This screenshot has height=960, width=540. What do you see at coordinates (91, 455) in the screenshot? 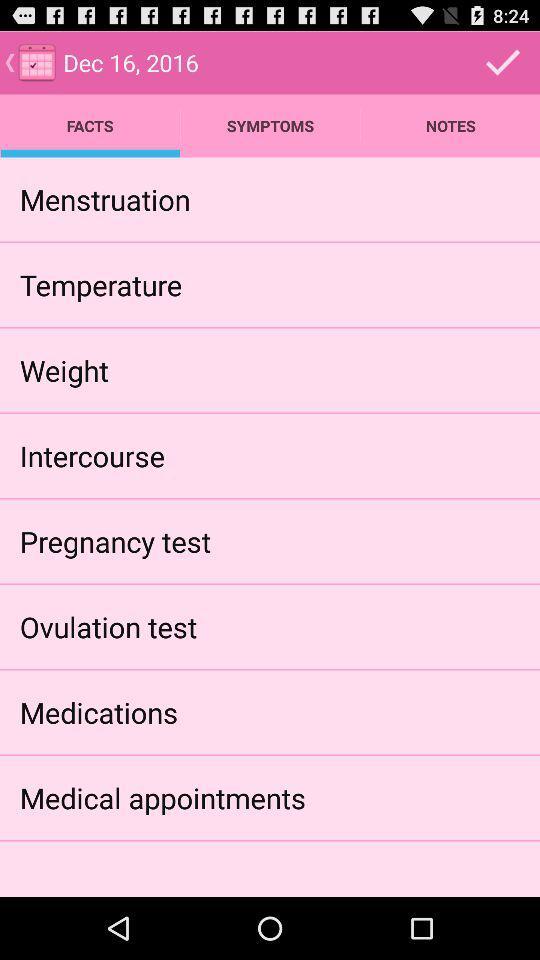
I see `item below the weight icon` at bounding box center [91, 455].